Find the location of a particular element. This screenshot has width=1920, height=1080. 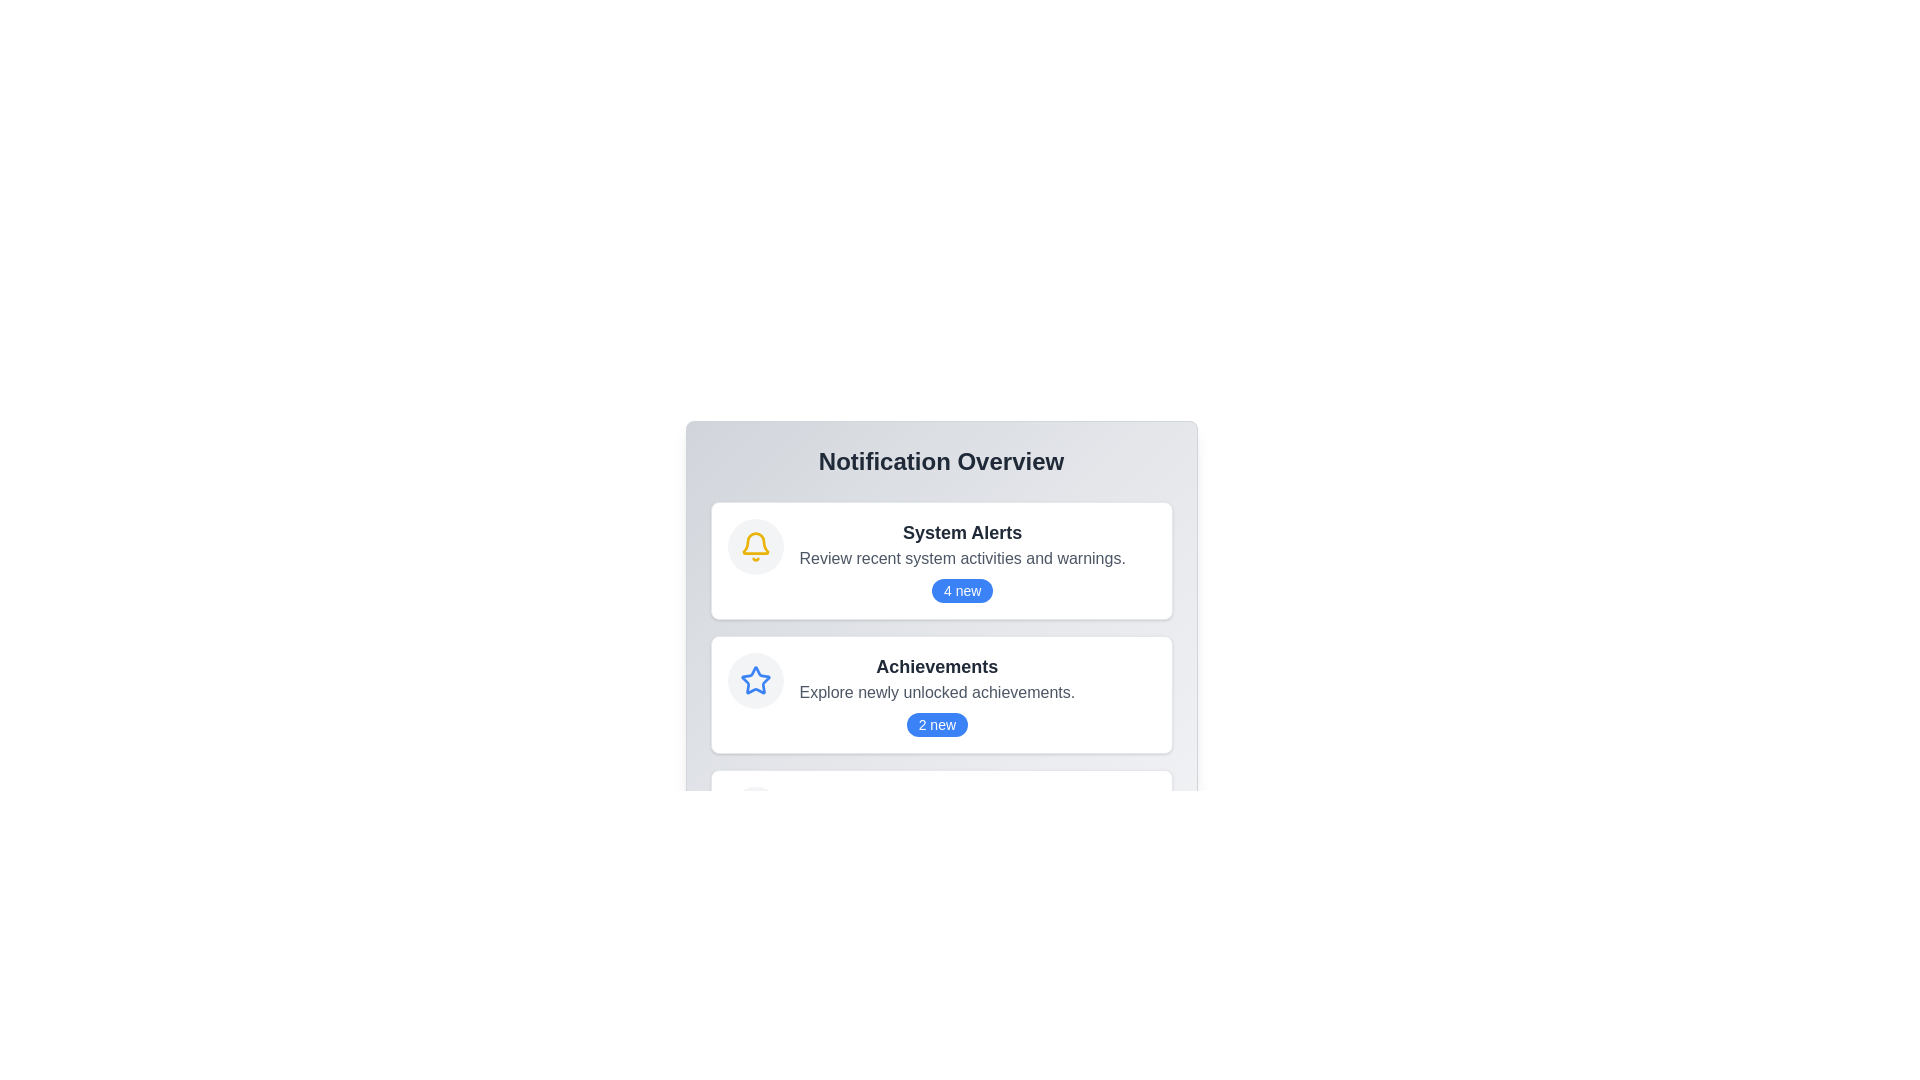

the star-shaped icon located in the 'Achievements' section, next to the '2 new' indicator is located at coordinates (754, 679).